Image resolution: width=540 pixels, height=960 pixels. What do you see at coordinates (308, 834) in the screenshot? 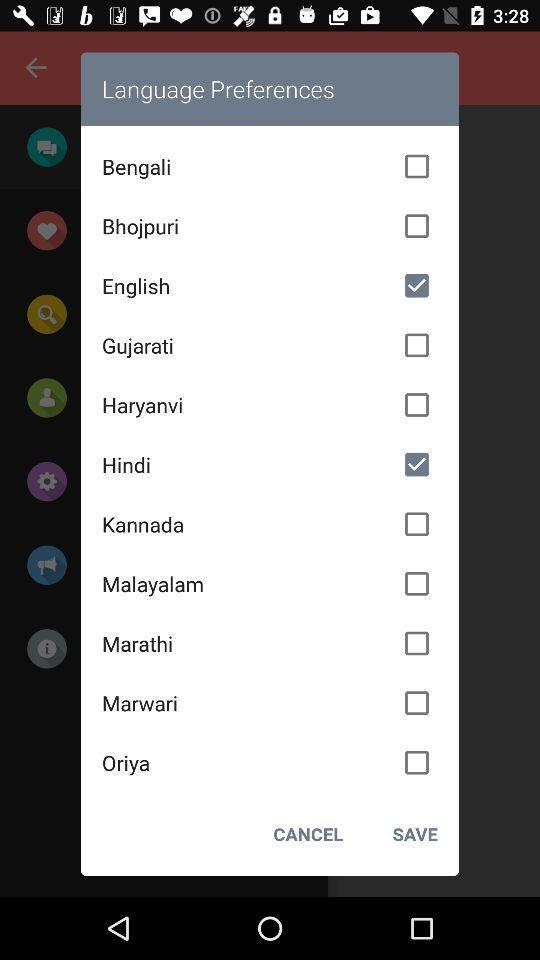
I see `cancel item` at bounding box center [308, 834].